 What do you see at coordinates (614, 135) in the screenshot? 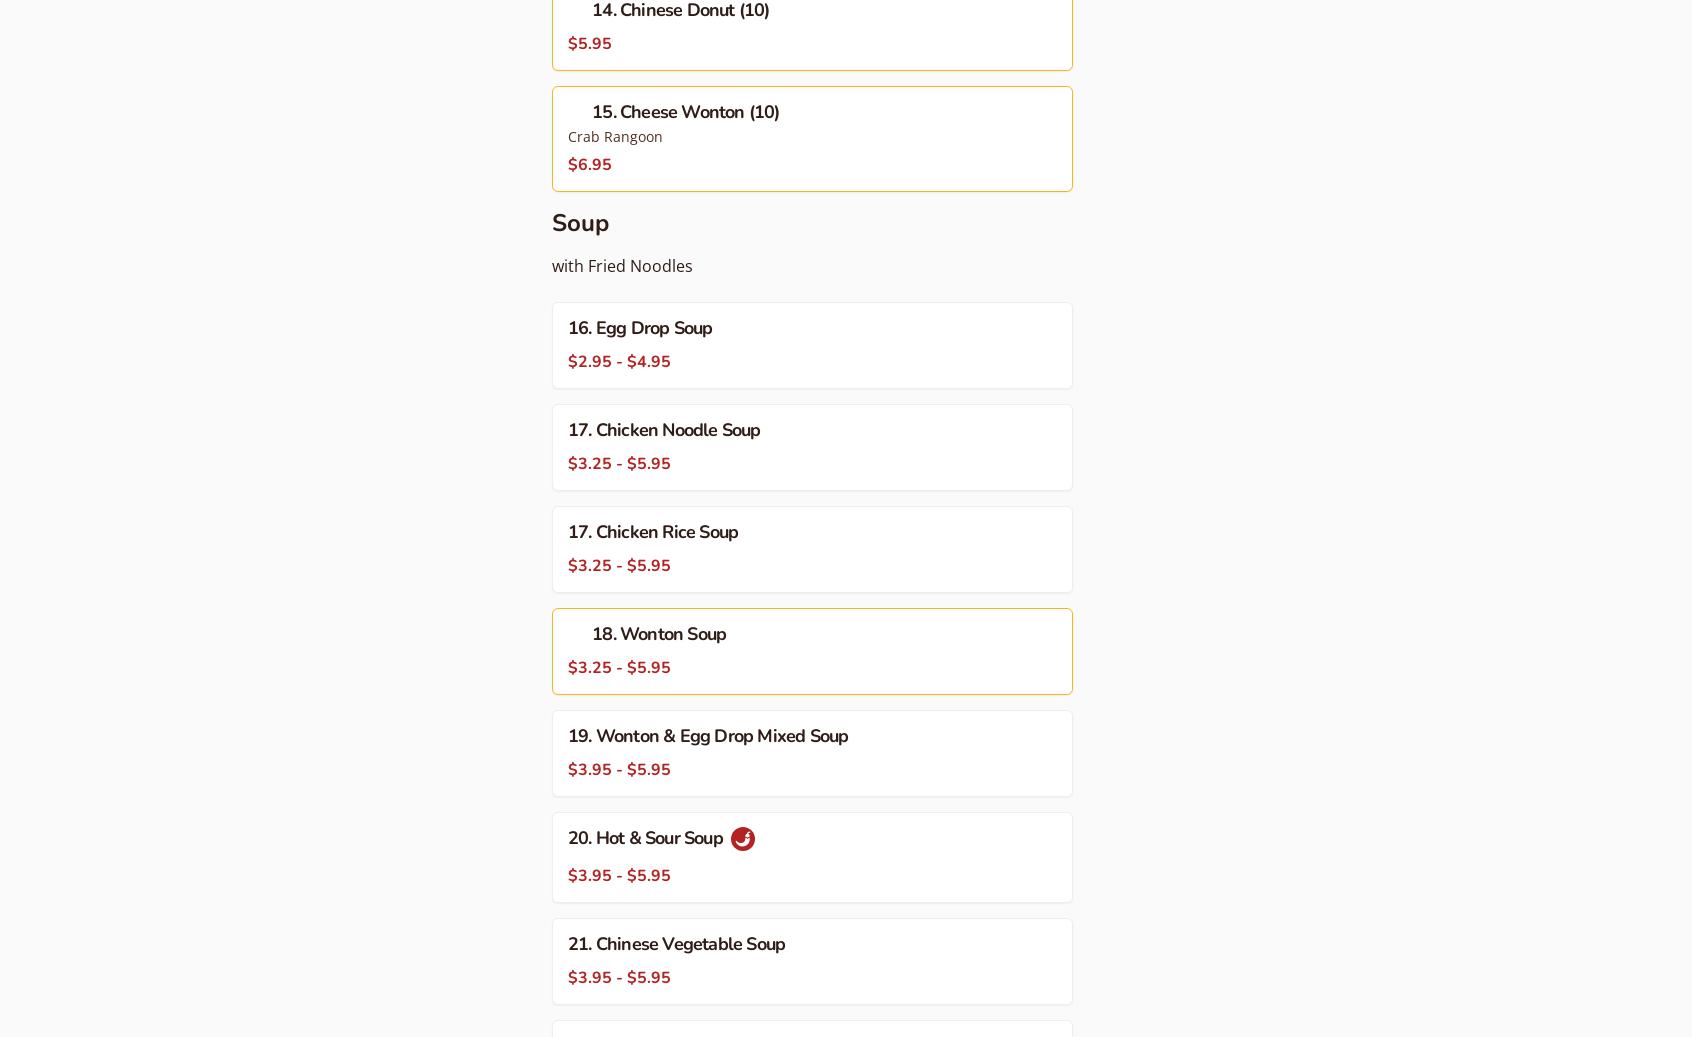
I see `'Crab Rangoon'` at bounding box center [614, 135].